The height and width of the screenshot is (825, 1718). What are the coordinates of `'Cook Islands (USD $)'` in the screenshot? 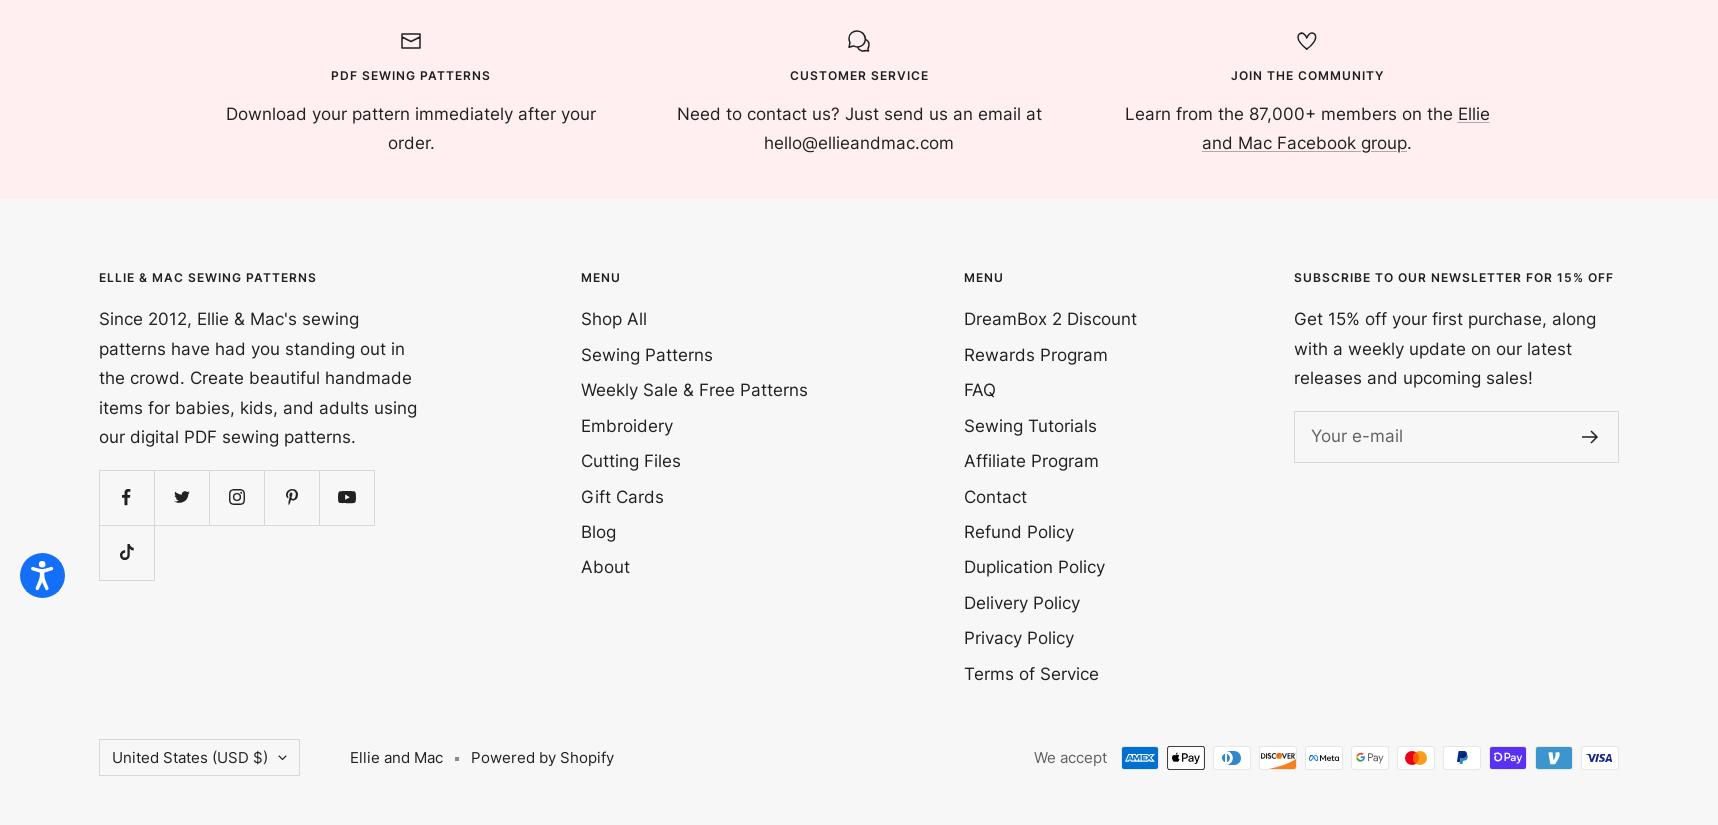 It's located at (189, 679).